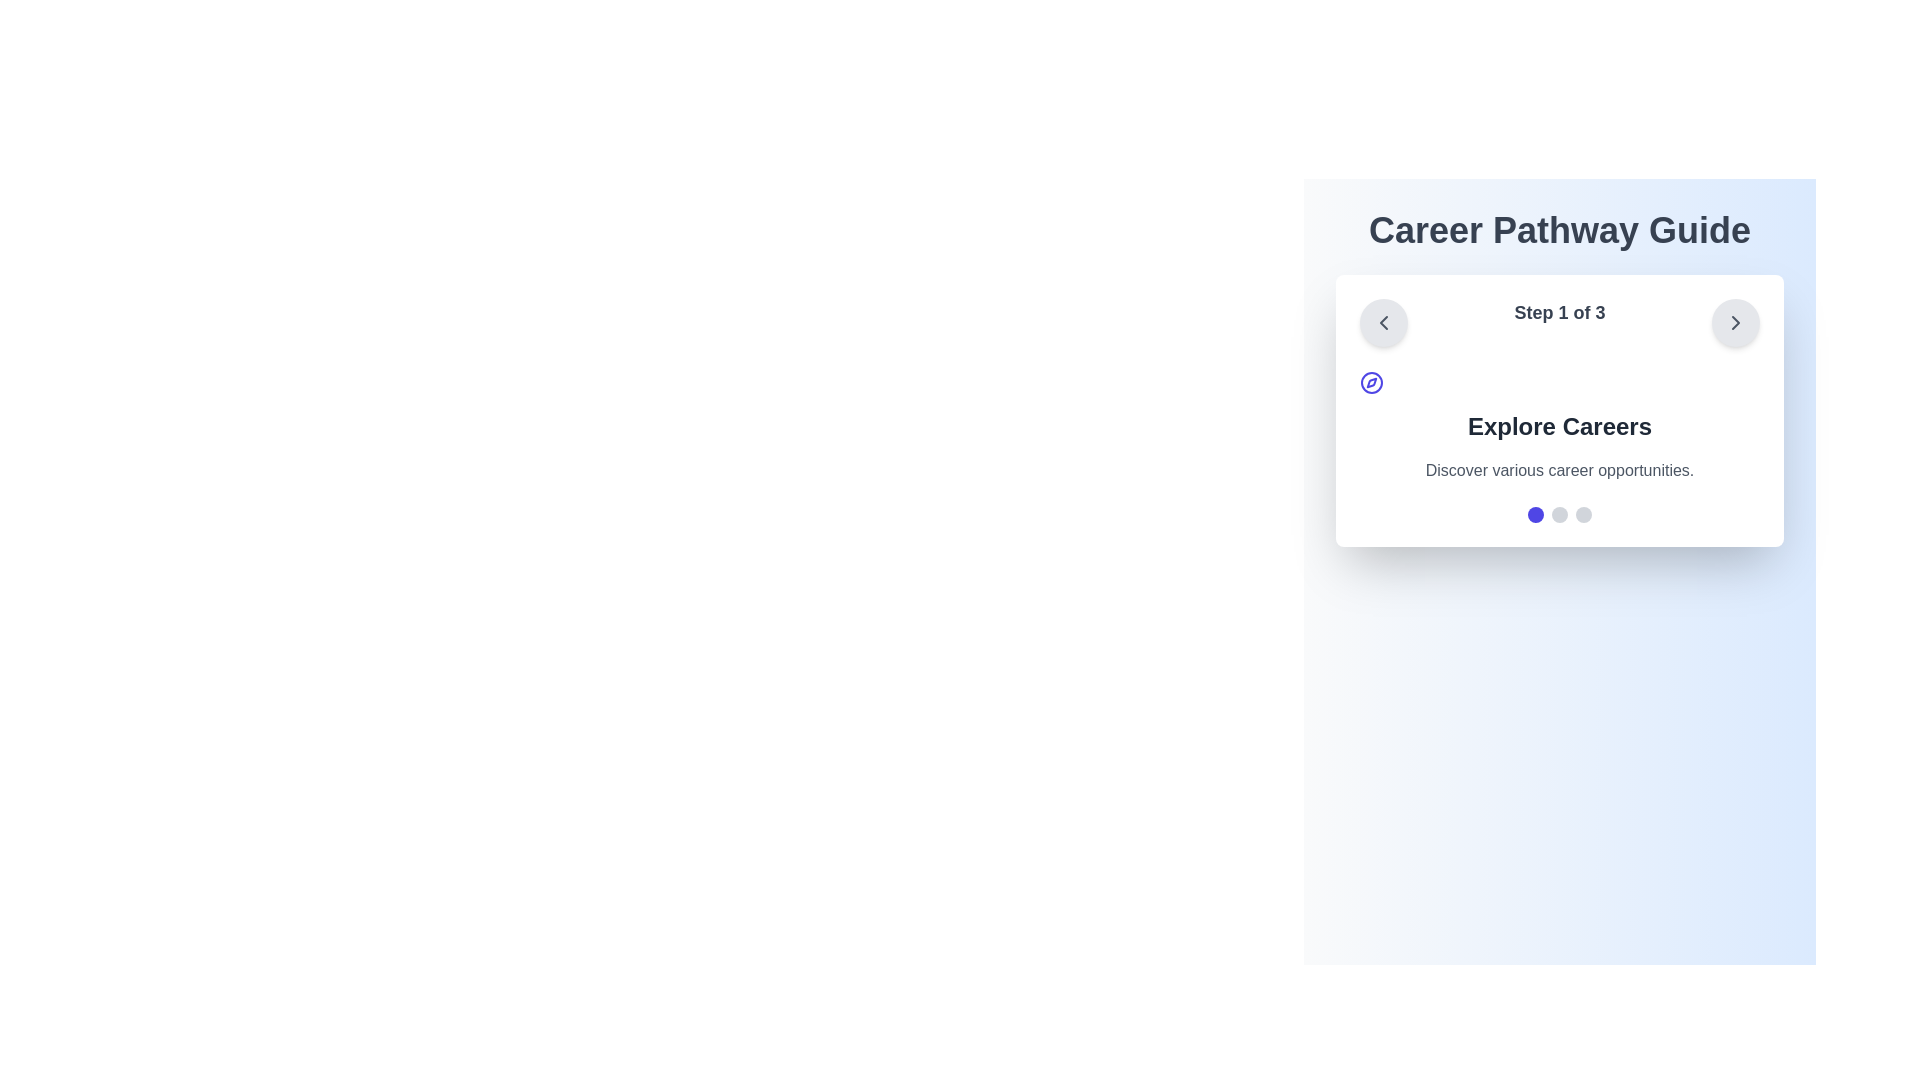 This screenshot has width=1920, height=1080. What do you see at coordinates (1583, 514) in the screenshot?
I see `the third circular step indicator button, which is gray and represents an inactive state, located below the text 'Explore Careers'` at bounding box center [1583, 514].